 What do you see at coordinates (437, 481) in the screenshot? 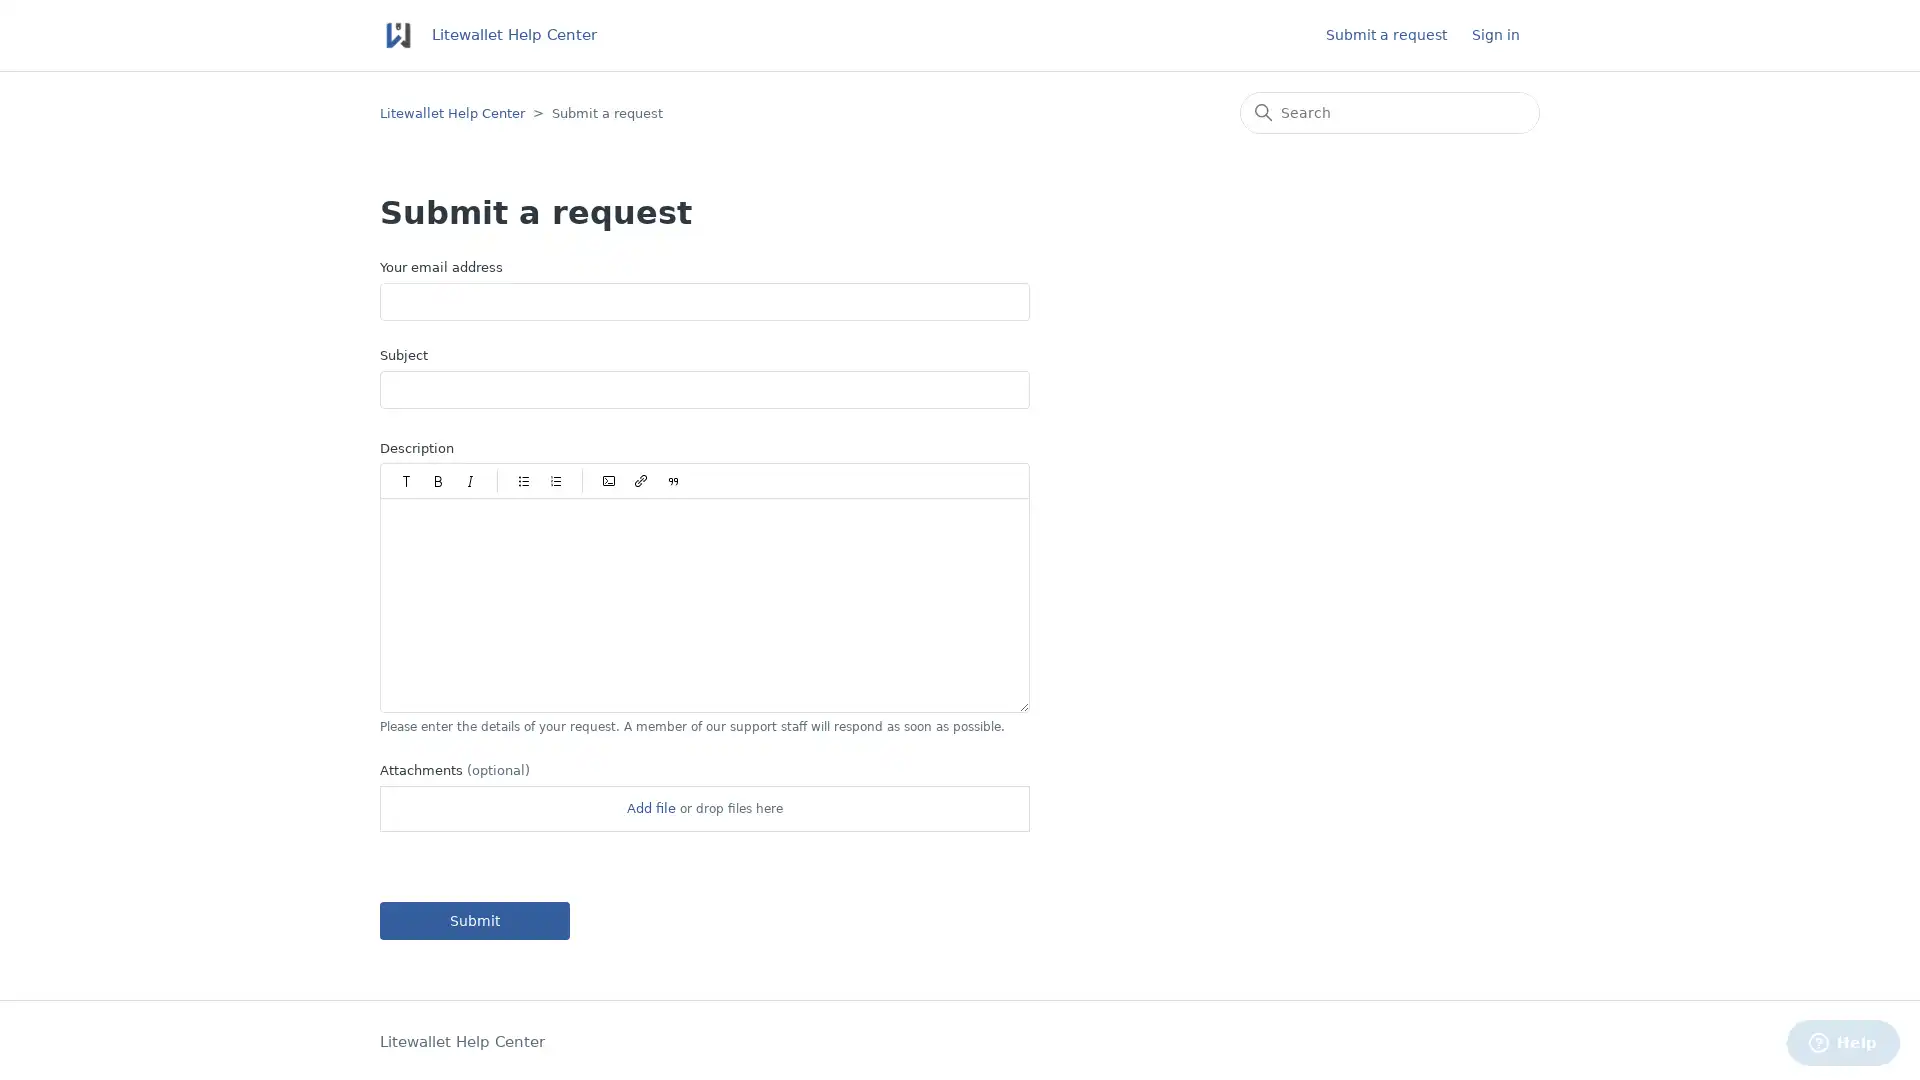
I see `Bold` at bounding box center [437, 481].